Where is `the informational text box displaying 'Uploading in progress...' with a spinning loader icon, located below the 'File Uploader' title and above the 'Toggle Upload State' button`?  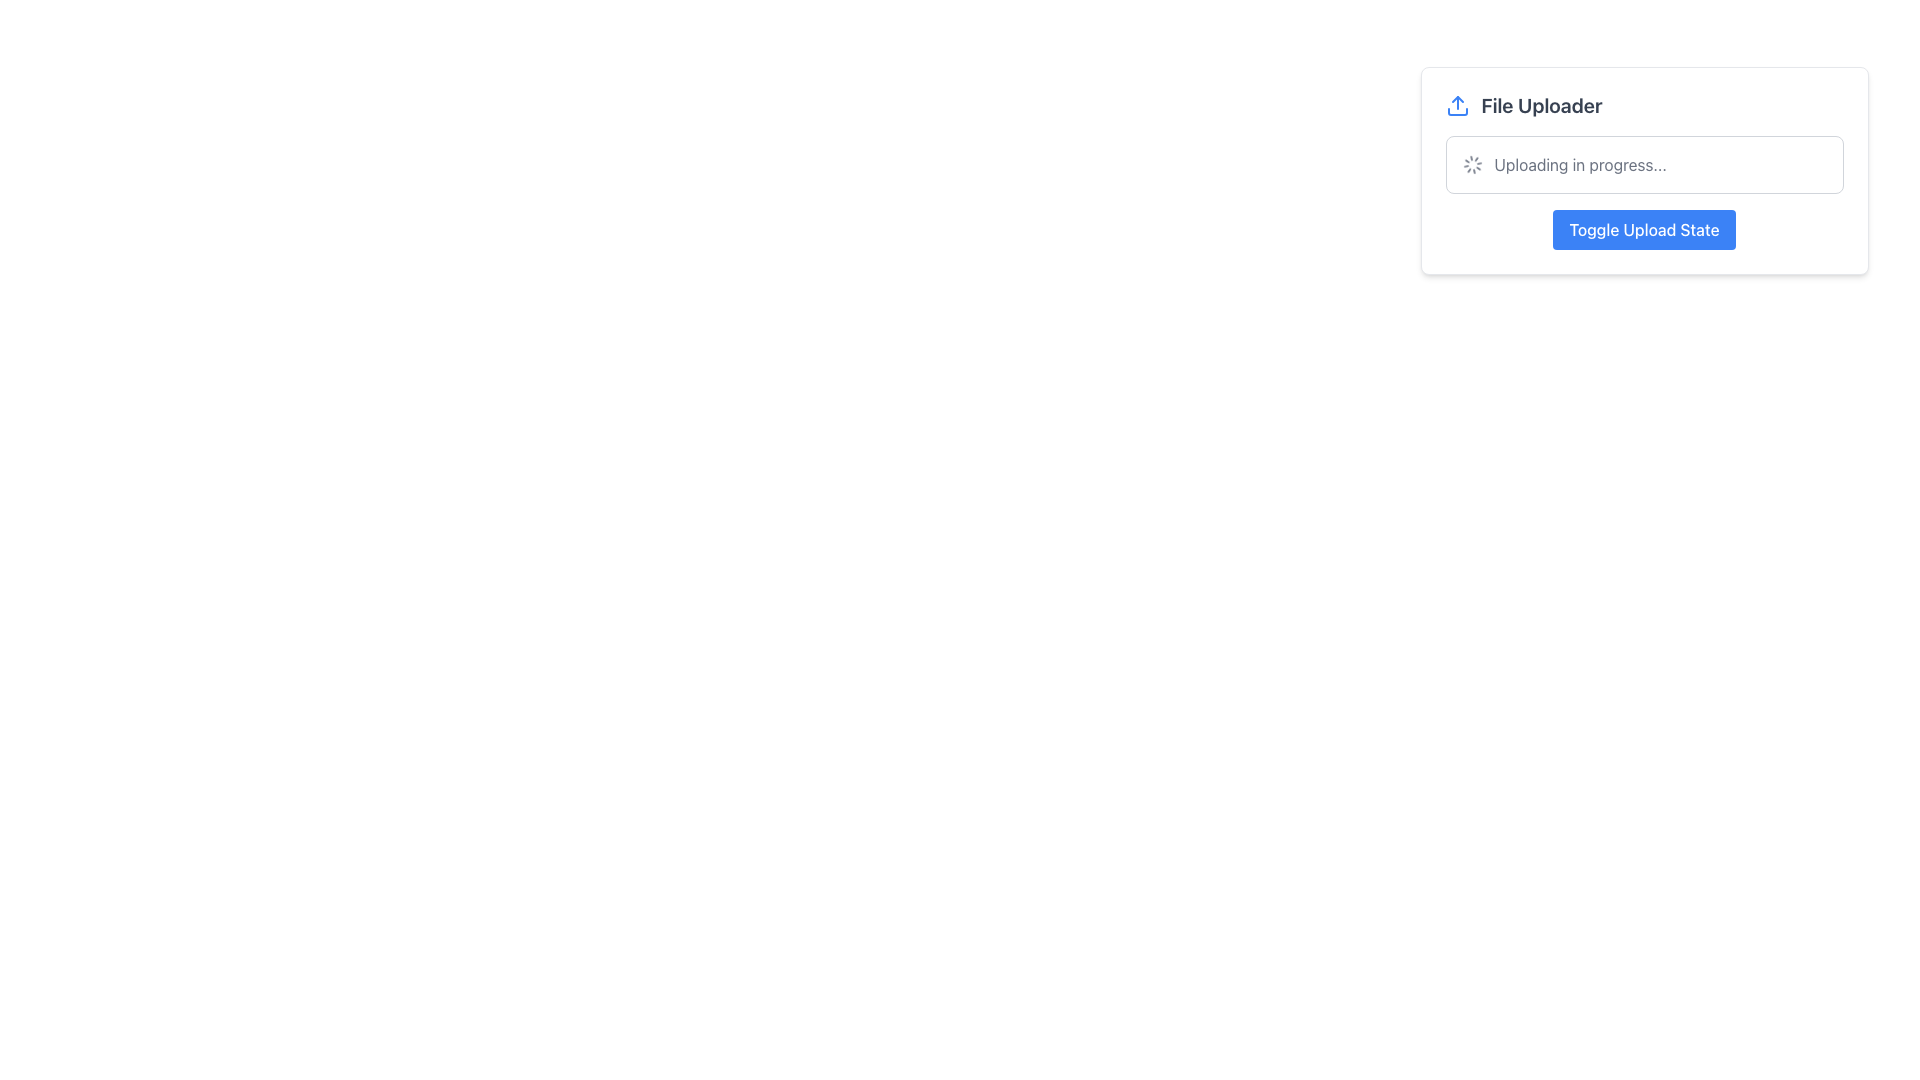 the informational text box displaying 'Uploading in progress...' with a spinning loader icon, located below the 'File Uploader' title and above the 'Toggle Upload State' button is located at coordinates (1644, 164).